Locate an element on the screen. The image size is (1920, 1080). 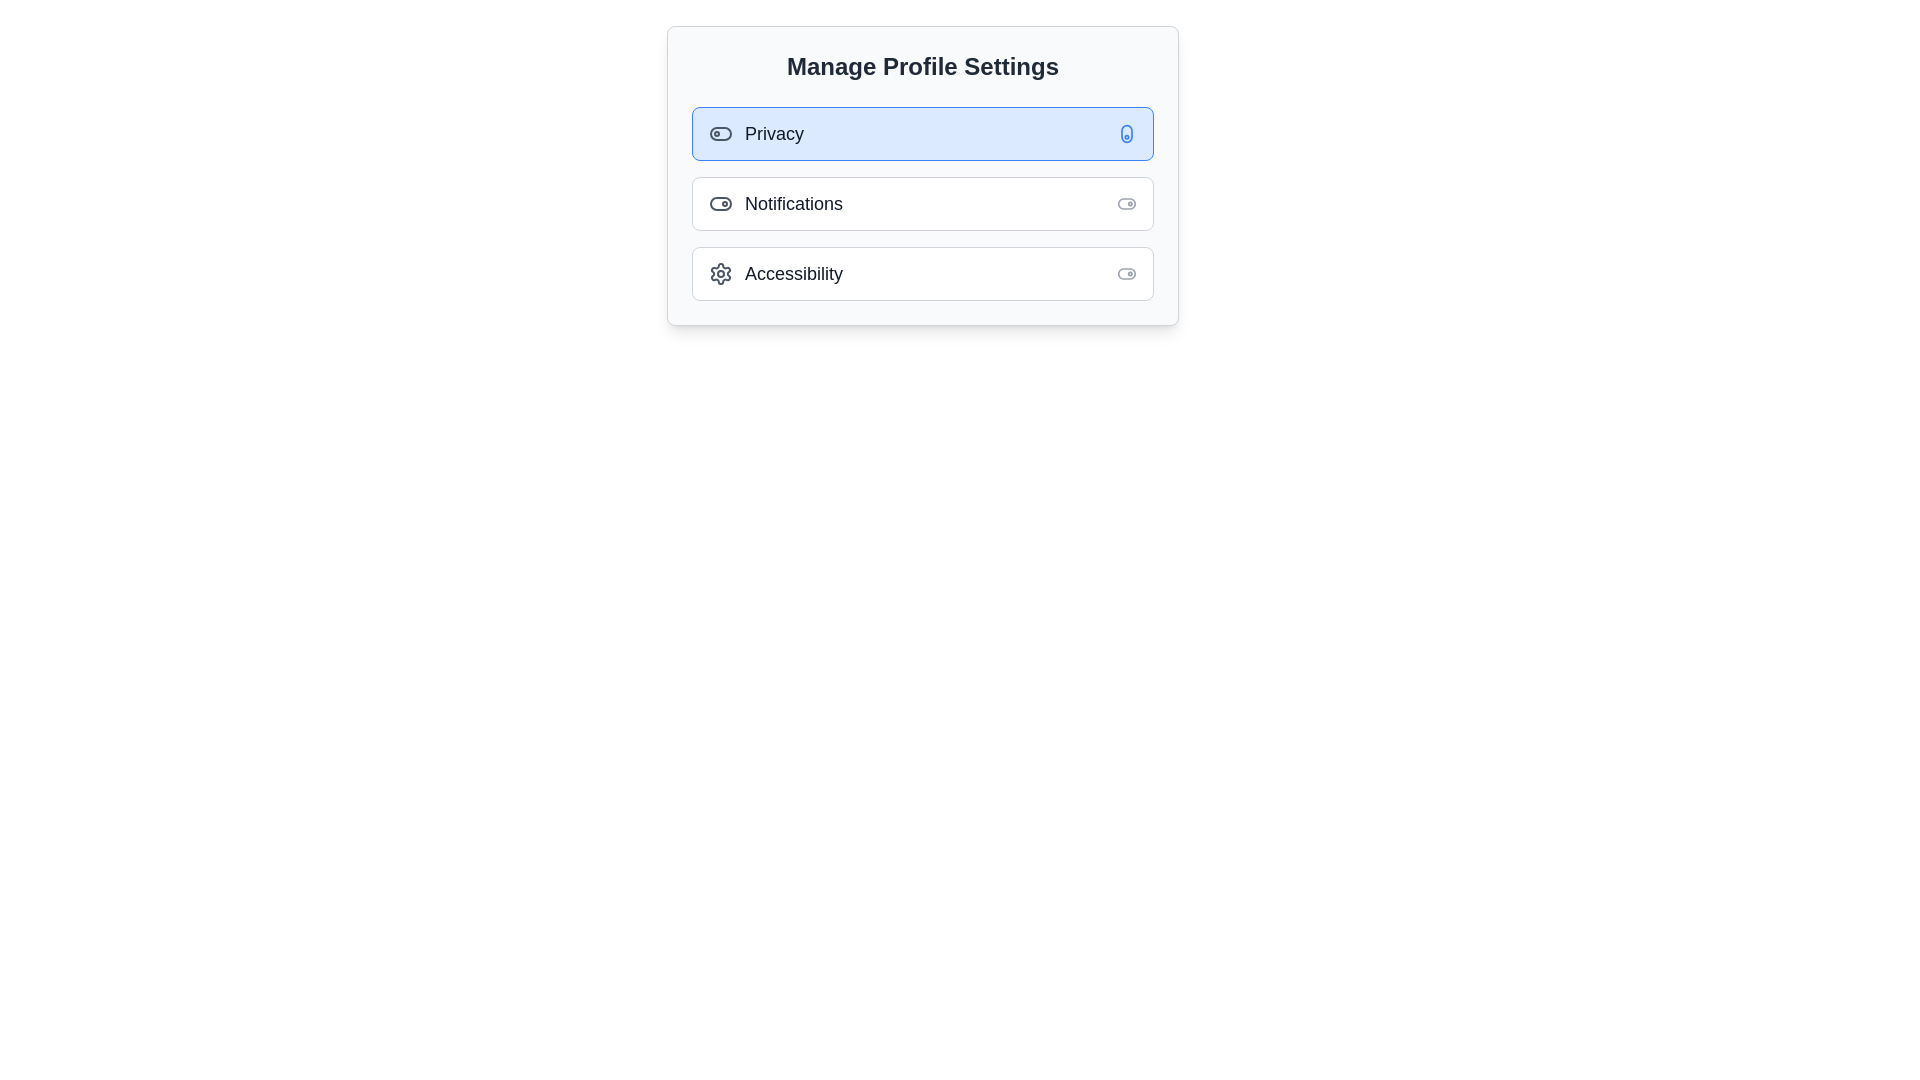
the 'Privacy' text label element, which is styled with a medium font weight and grey color, located in the 'Manage Profile Settings' section to the right of a toggle icon is located at coordinates (773, 134).